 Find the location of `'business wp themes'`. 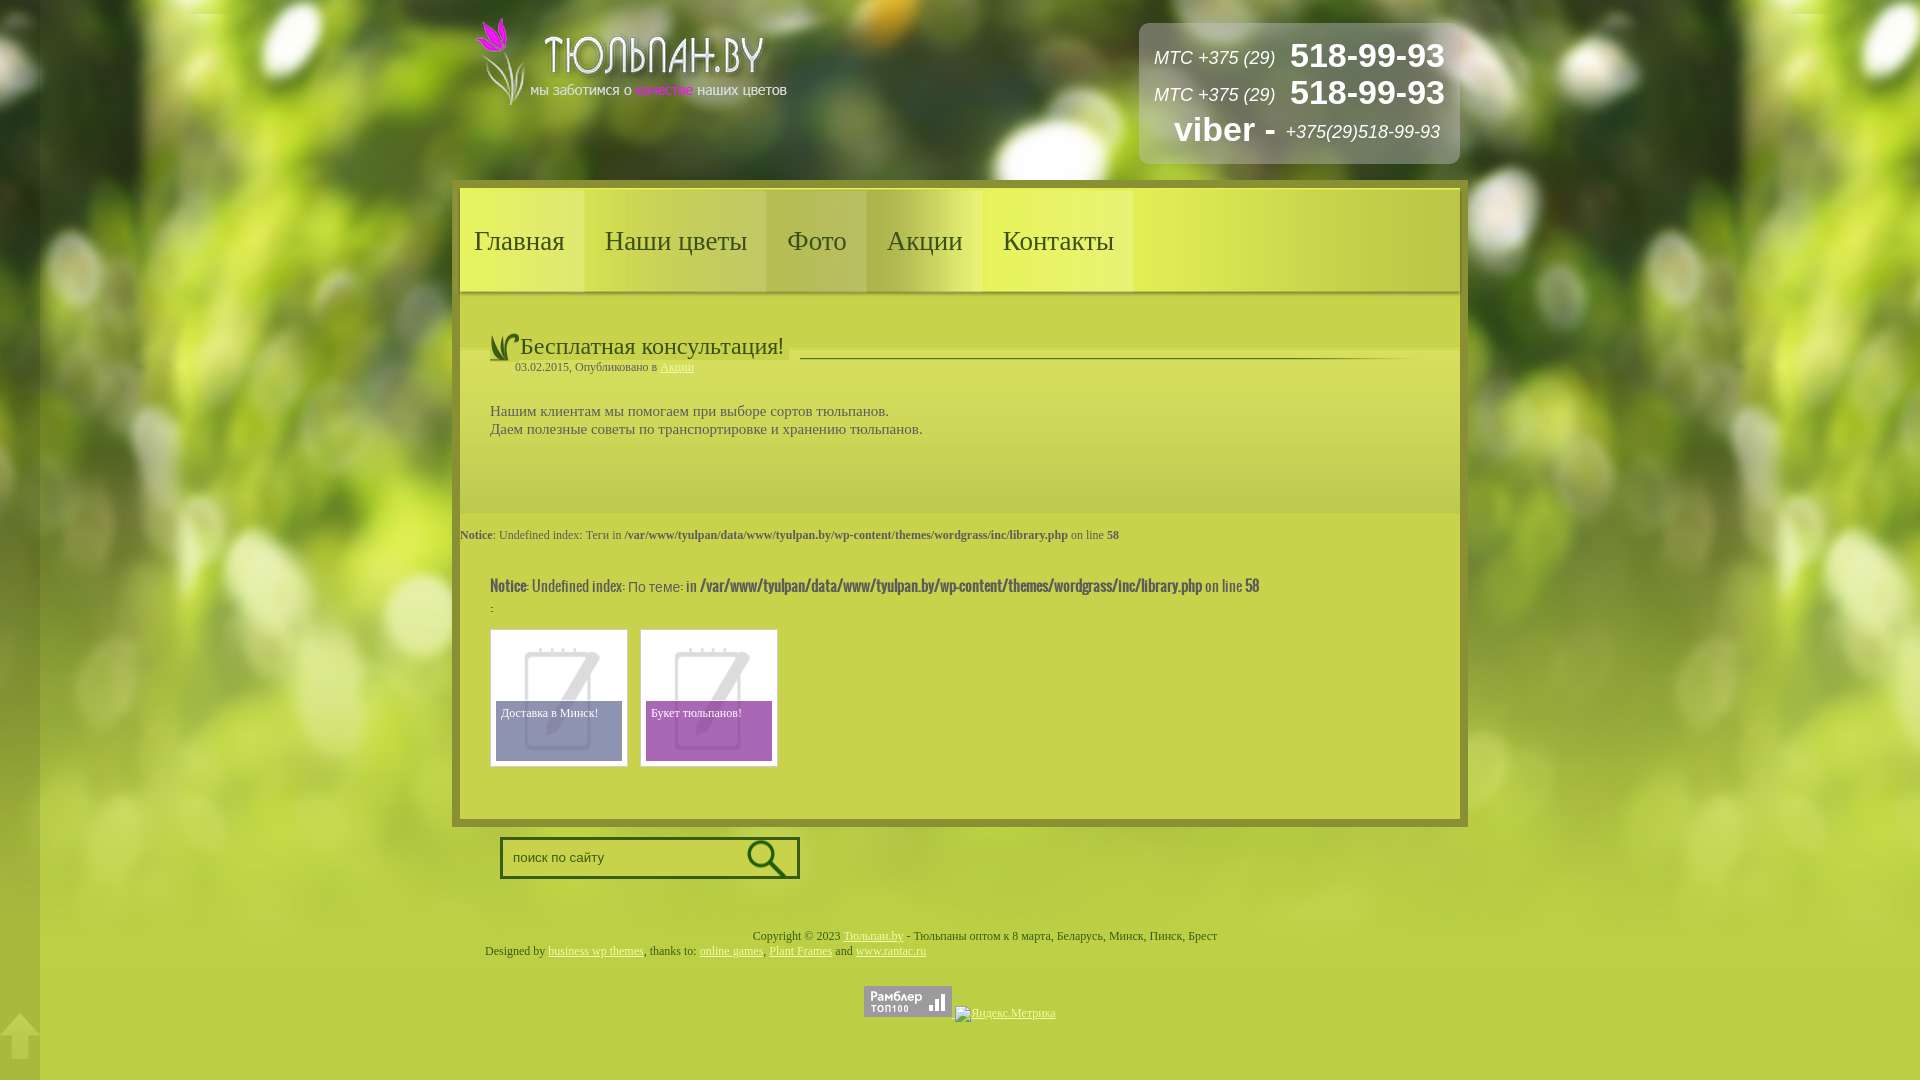

'business wp themes' is located at coordinates (547, 950).